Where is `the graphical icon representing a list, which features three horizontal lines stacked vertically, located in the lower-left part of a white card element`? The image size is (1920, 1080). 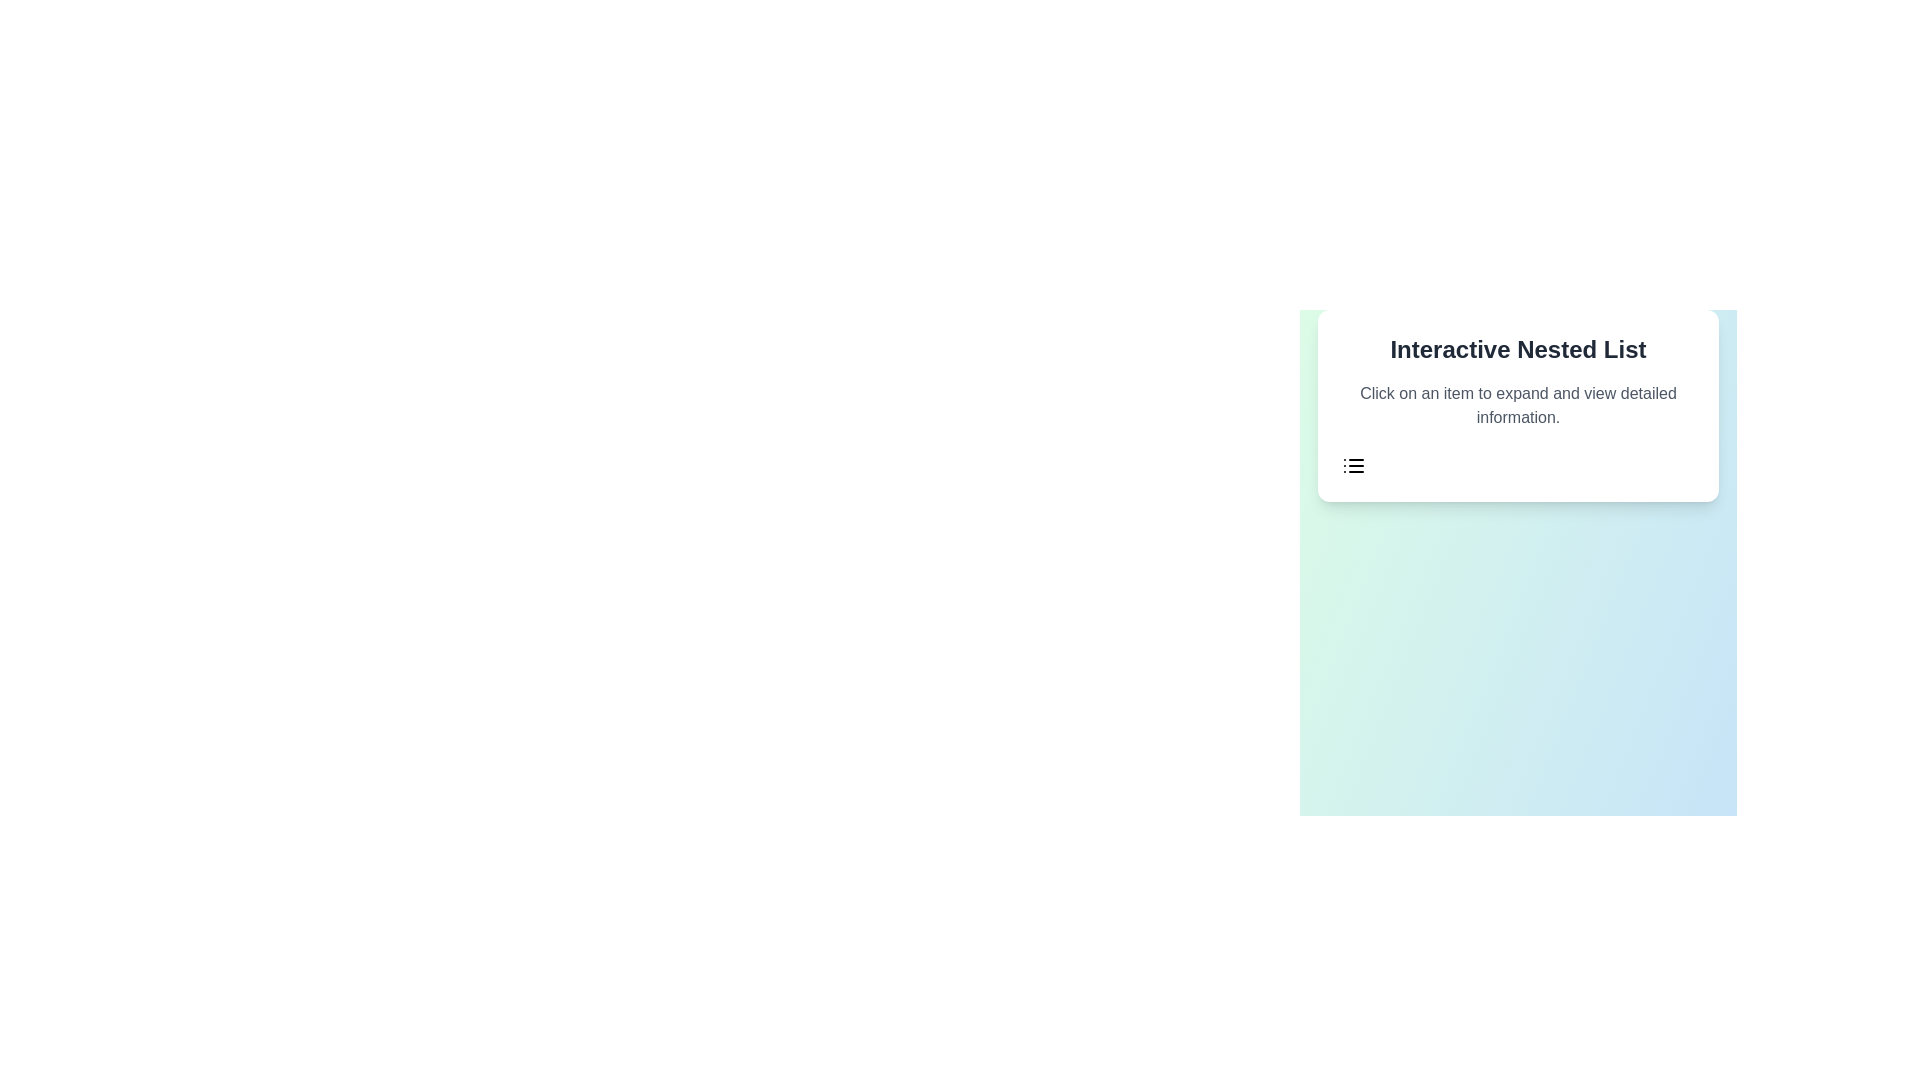
the graphical icon representing a list, which features three horizontal lines stacked vertically, located in the lower-left part of a white card element is located at coordinates (1353, 466).